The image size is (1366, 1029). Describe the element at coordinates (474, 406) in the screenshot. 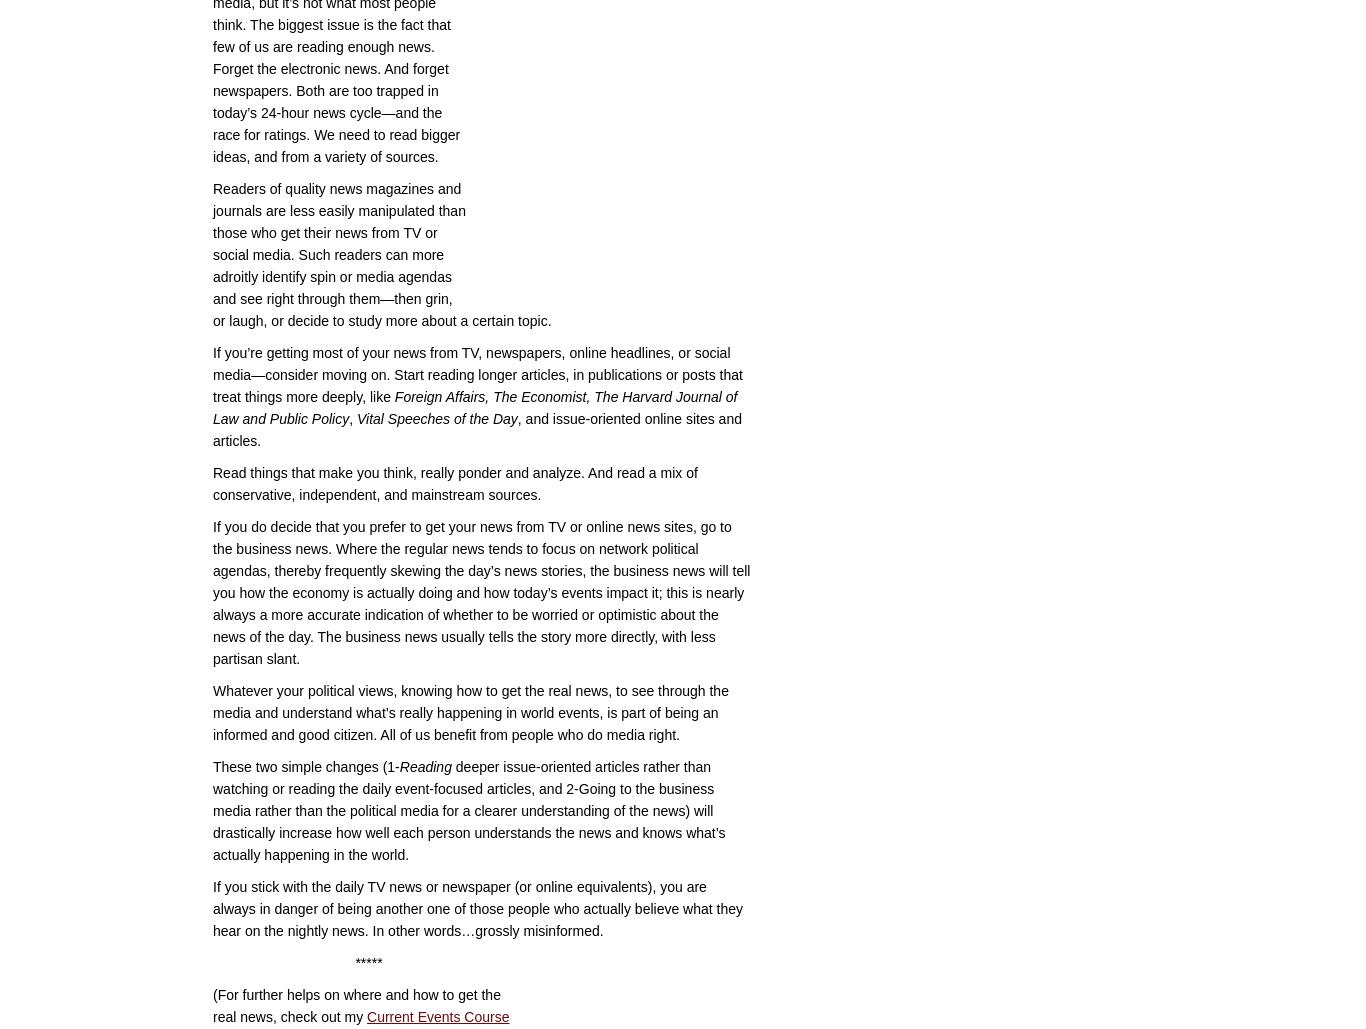

I see `'Foreign Affairs, The Economist, The Harvard Journal of Law and Public Policy'` at that location.